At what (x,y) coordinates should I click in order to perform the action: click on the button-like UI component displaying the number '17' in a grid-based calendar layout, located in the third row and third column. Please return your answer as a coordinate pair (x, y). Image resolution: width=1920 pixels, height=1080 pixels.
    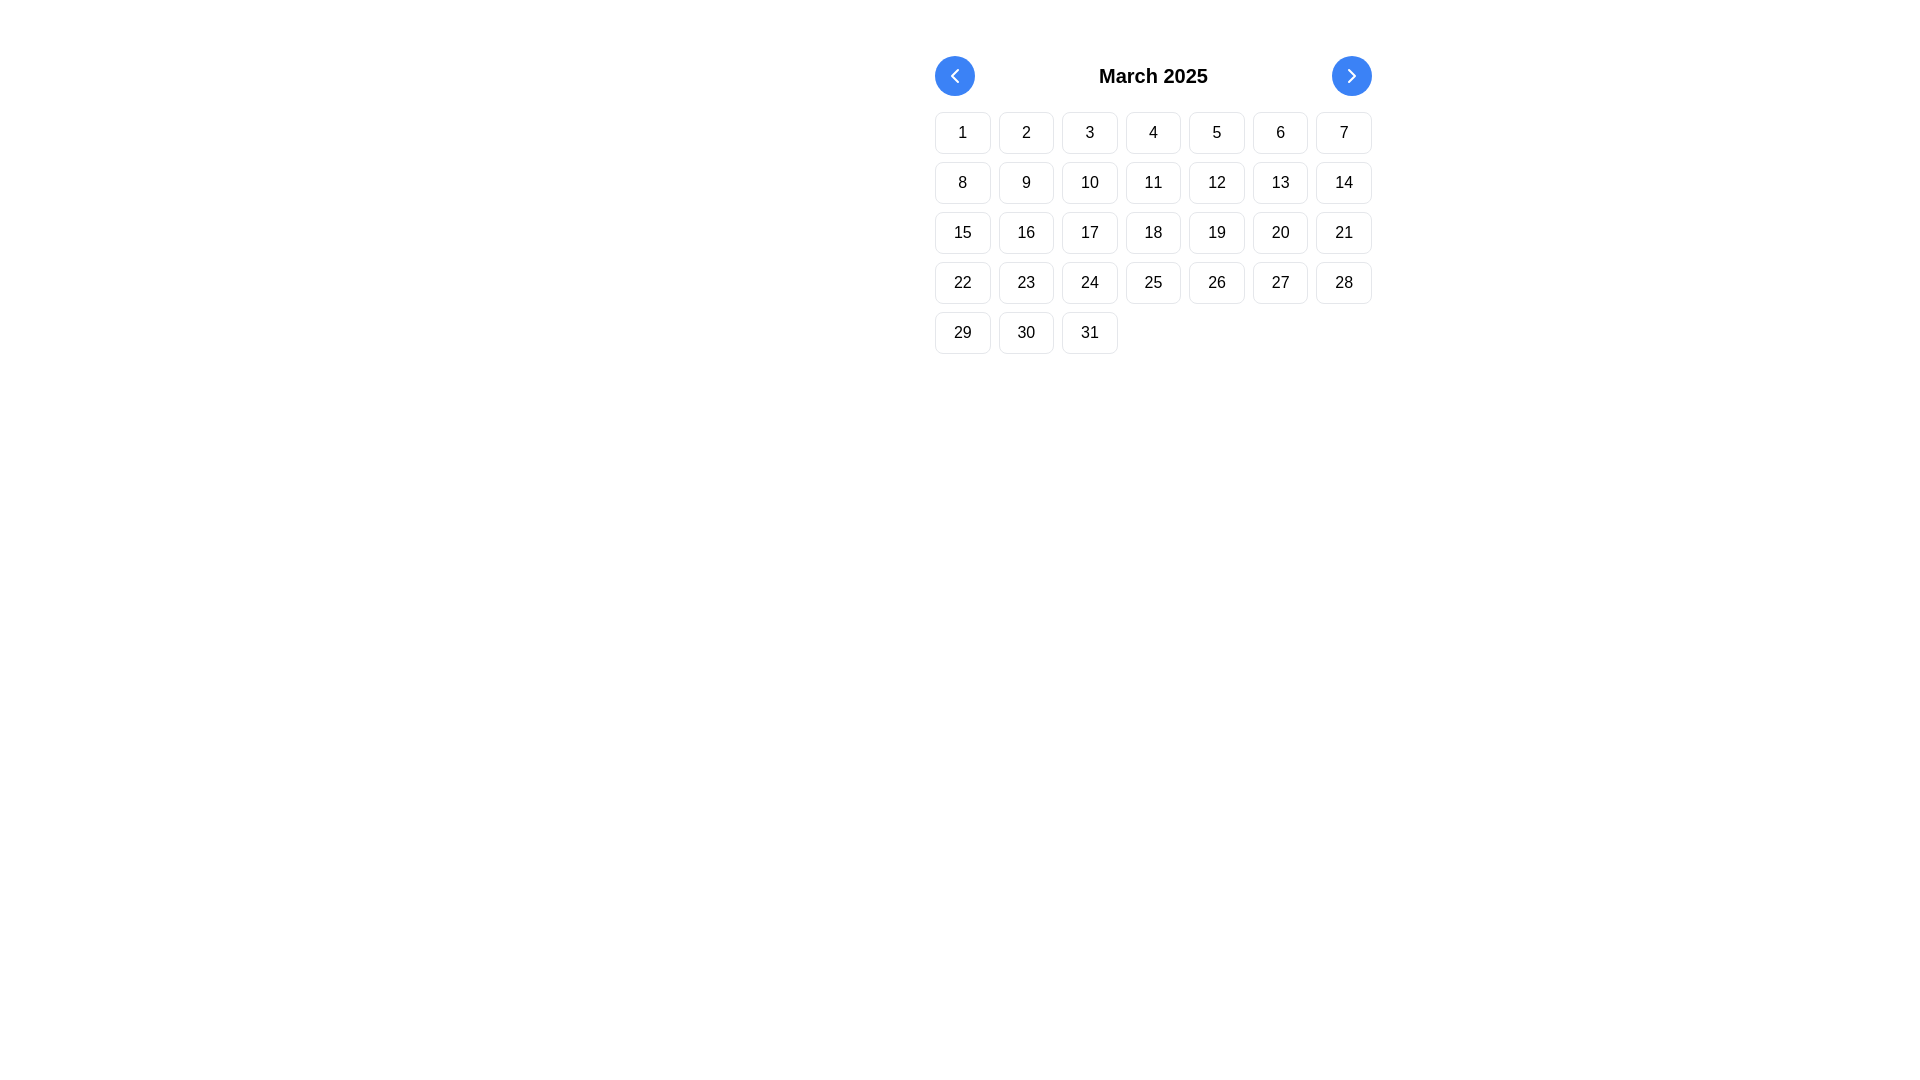
    Looking at the image, I should click on (1088, 231).